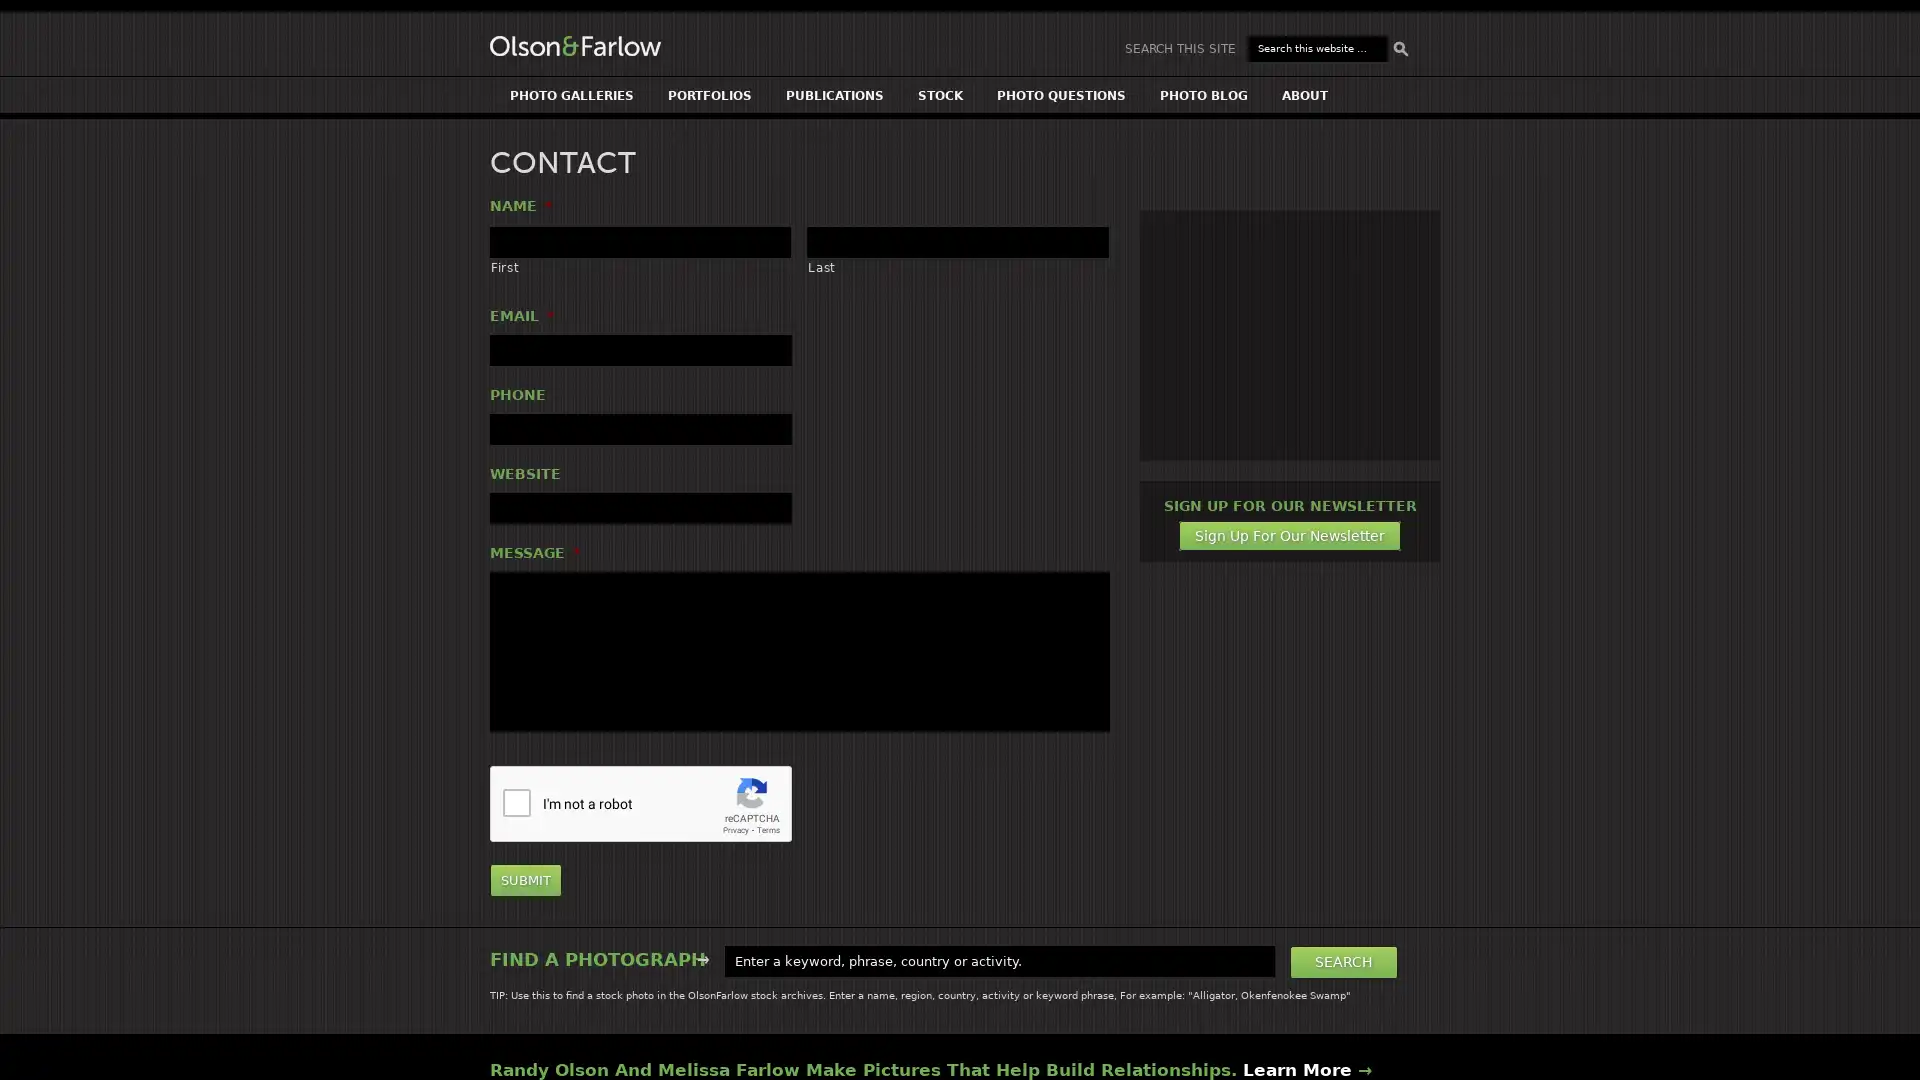  What do you see at coordinates (1344, 960) in the screenshot?
I see `Search` at bounding box center [1344, 960].